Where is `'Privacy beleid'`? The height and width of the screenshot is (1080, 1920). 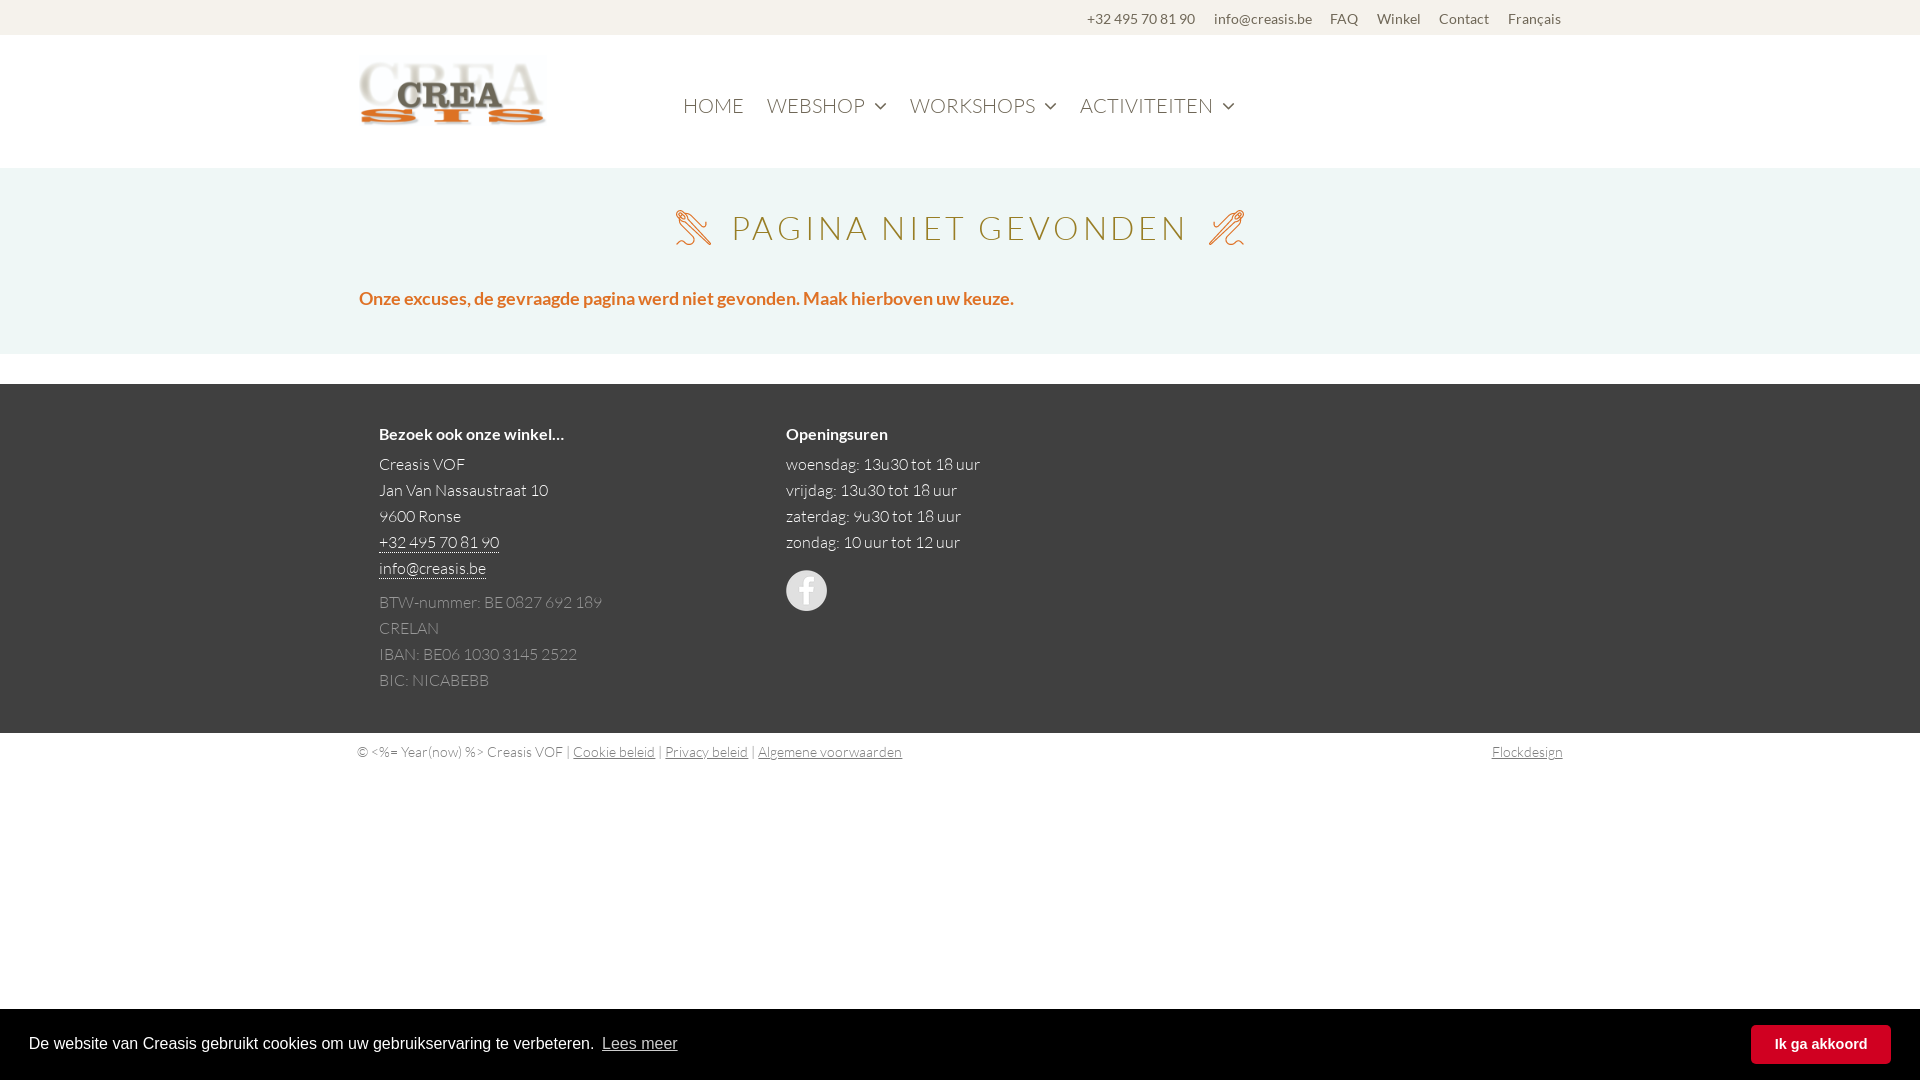 'Privacy beleid' is located at coordinates (706, 751).